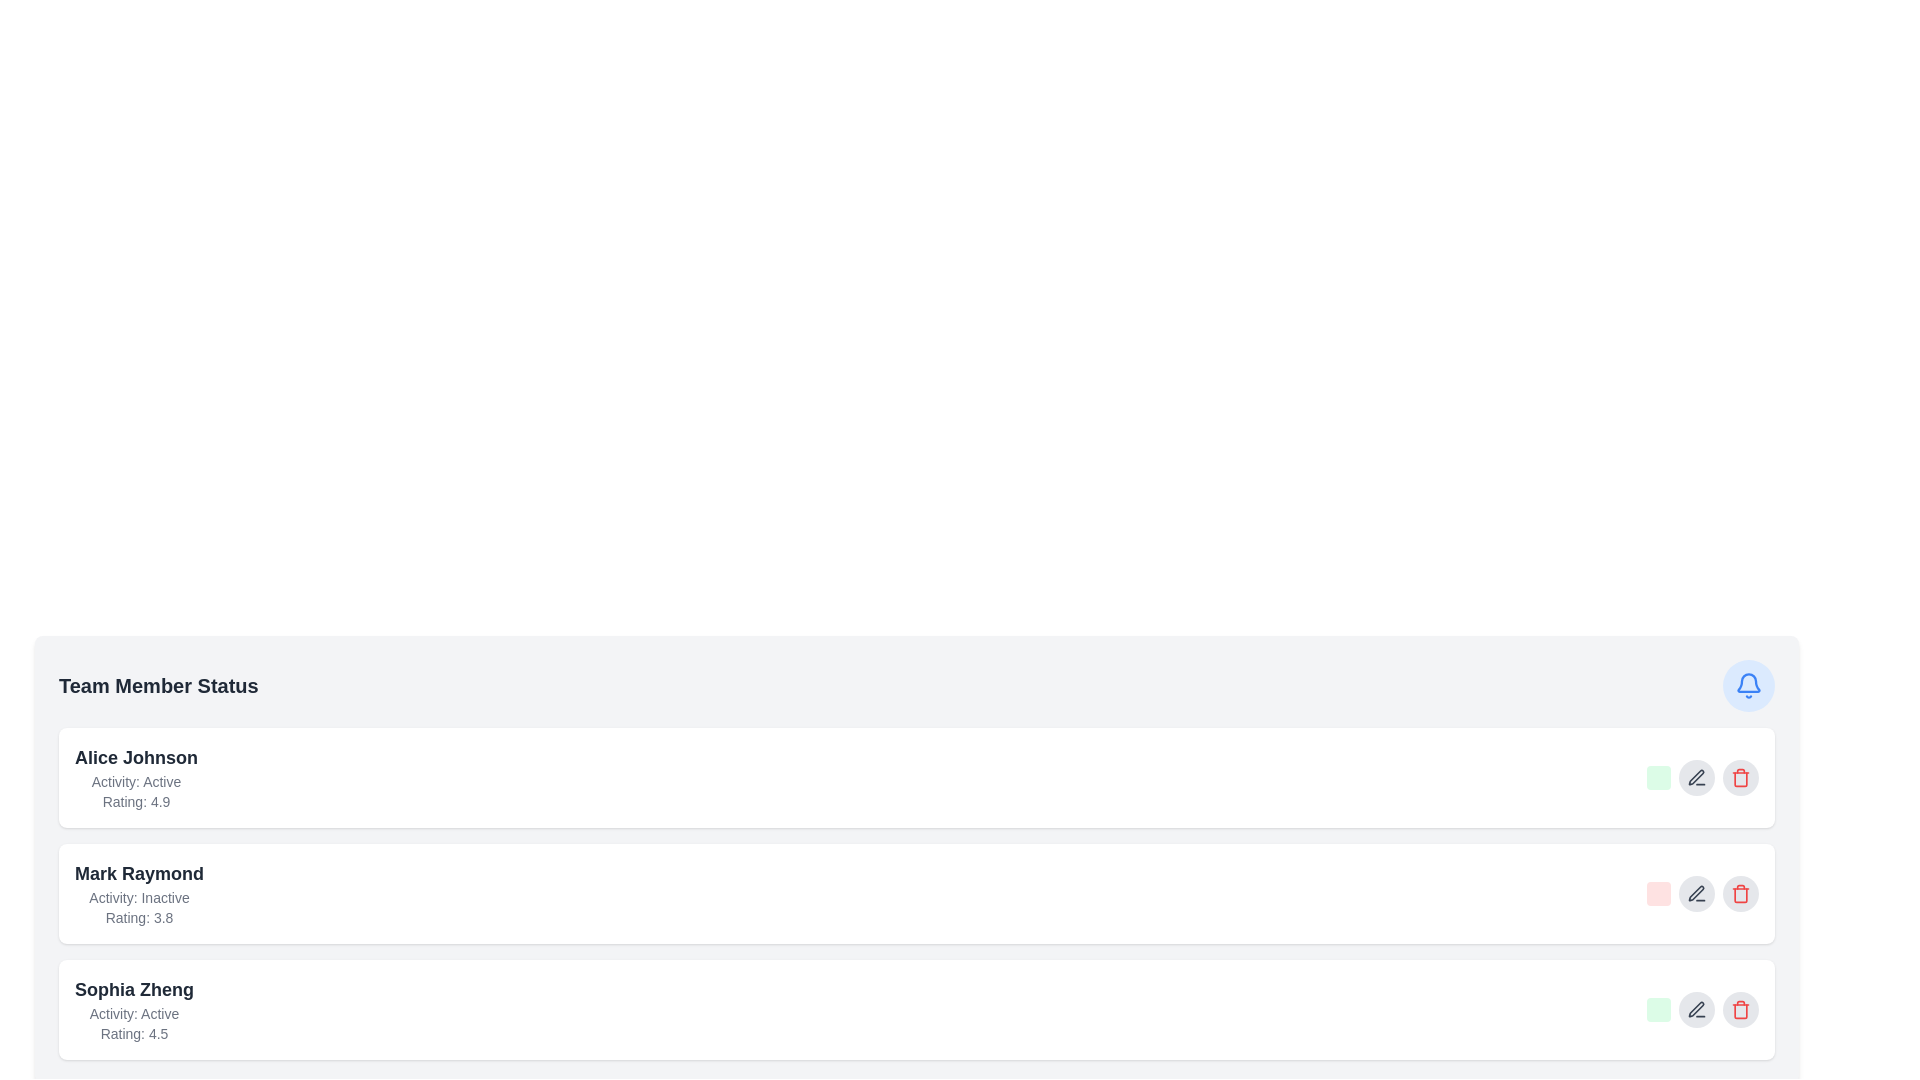  Describe the element at coordinates (138, 893) in the screenshot. I see `the informational card representing a team member's status and rating, which is positioned in the second visible row of the 'Team Member Status' list, below 'Alice Johnson' and above 'Sophia Zheng'` at that location.